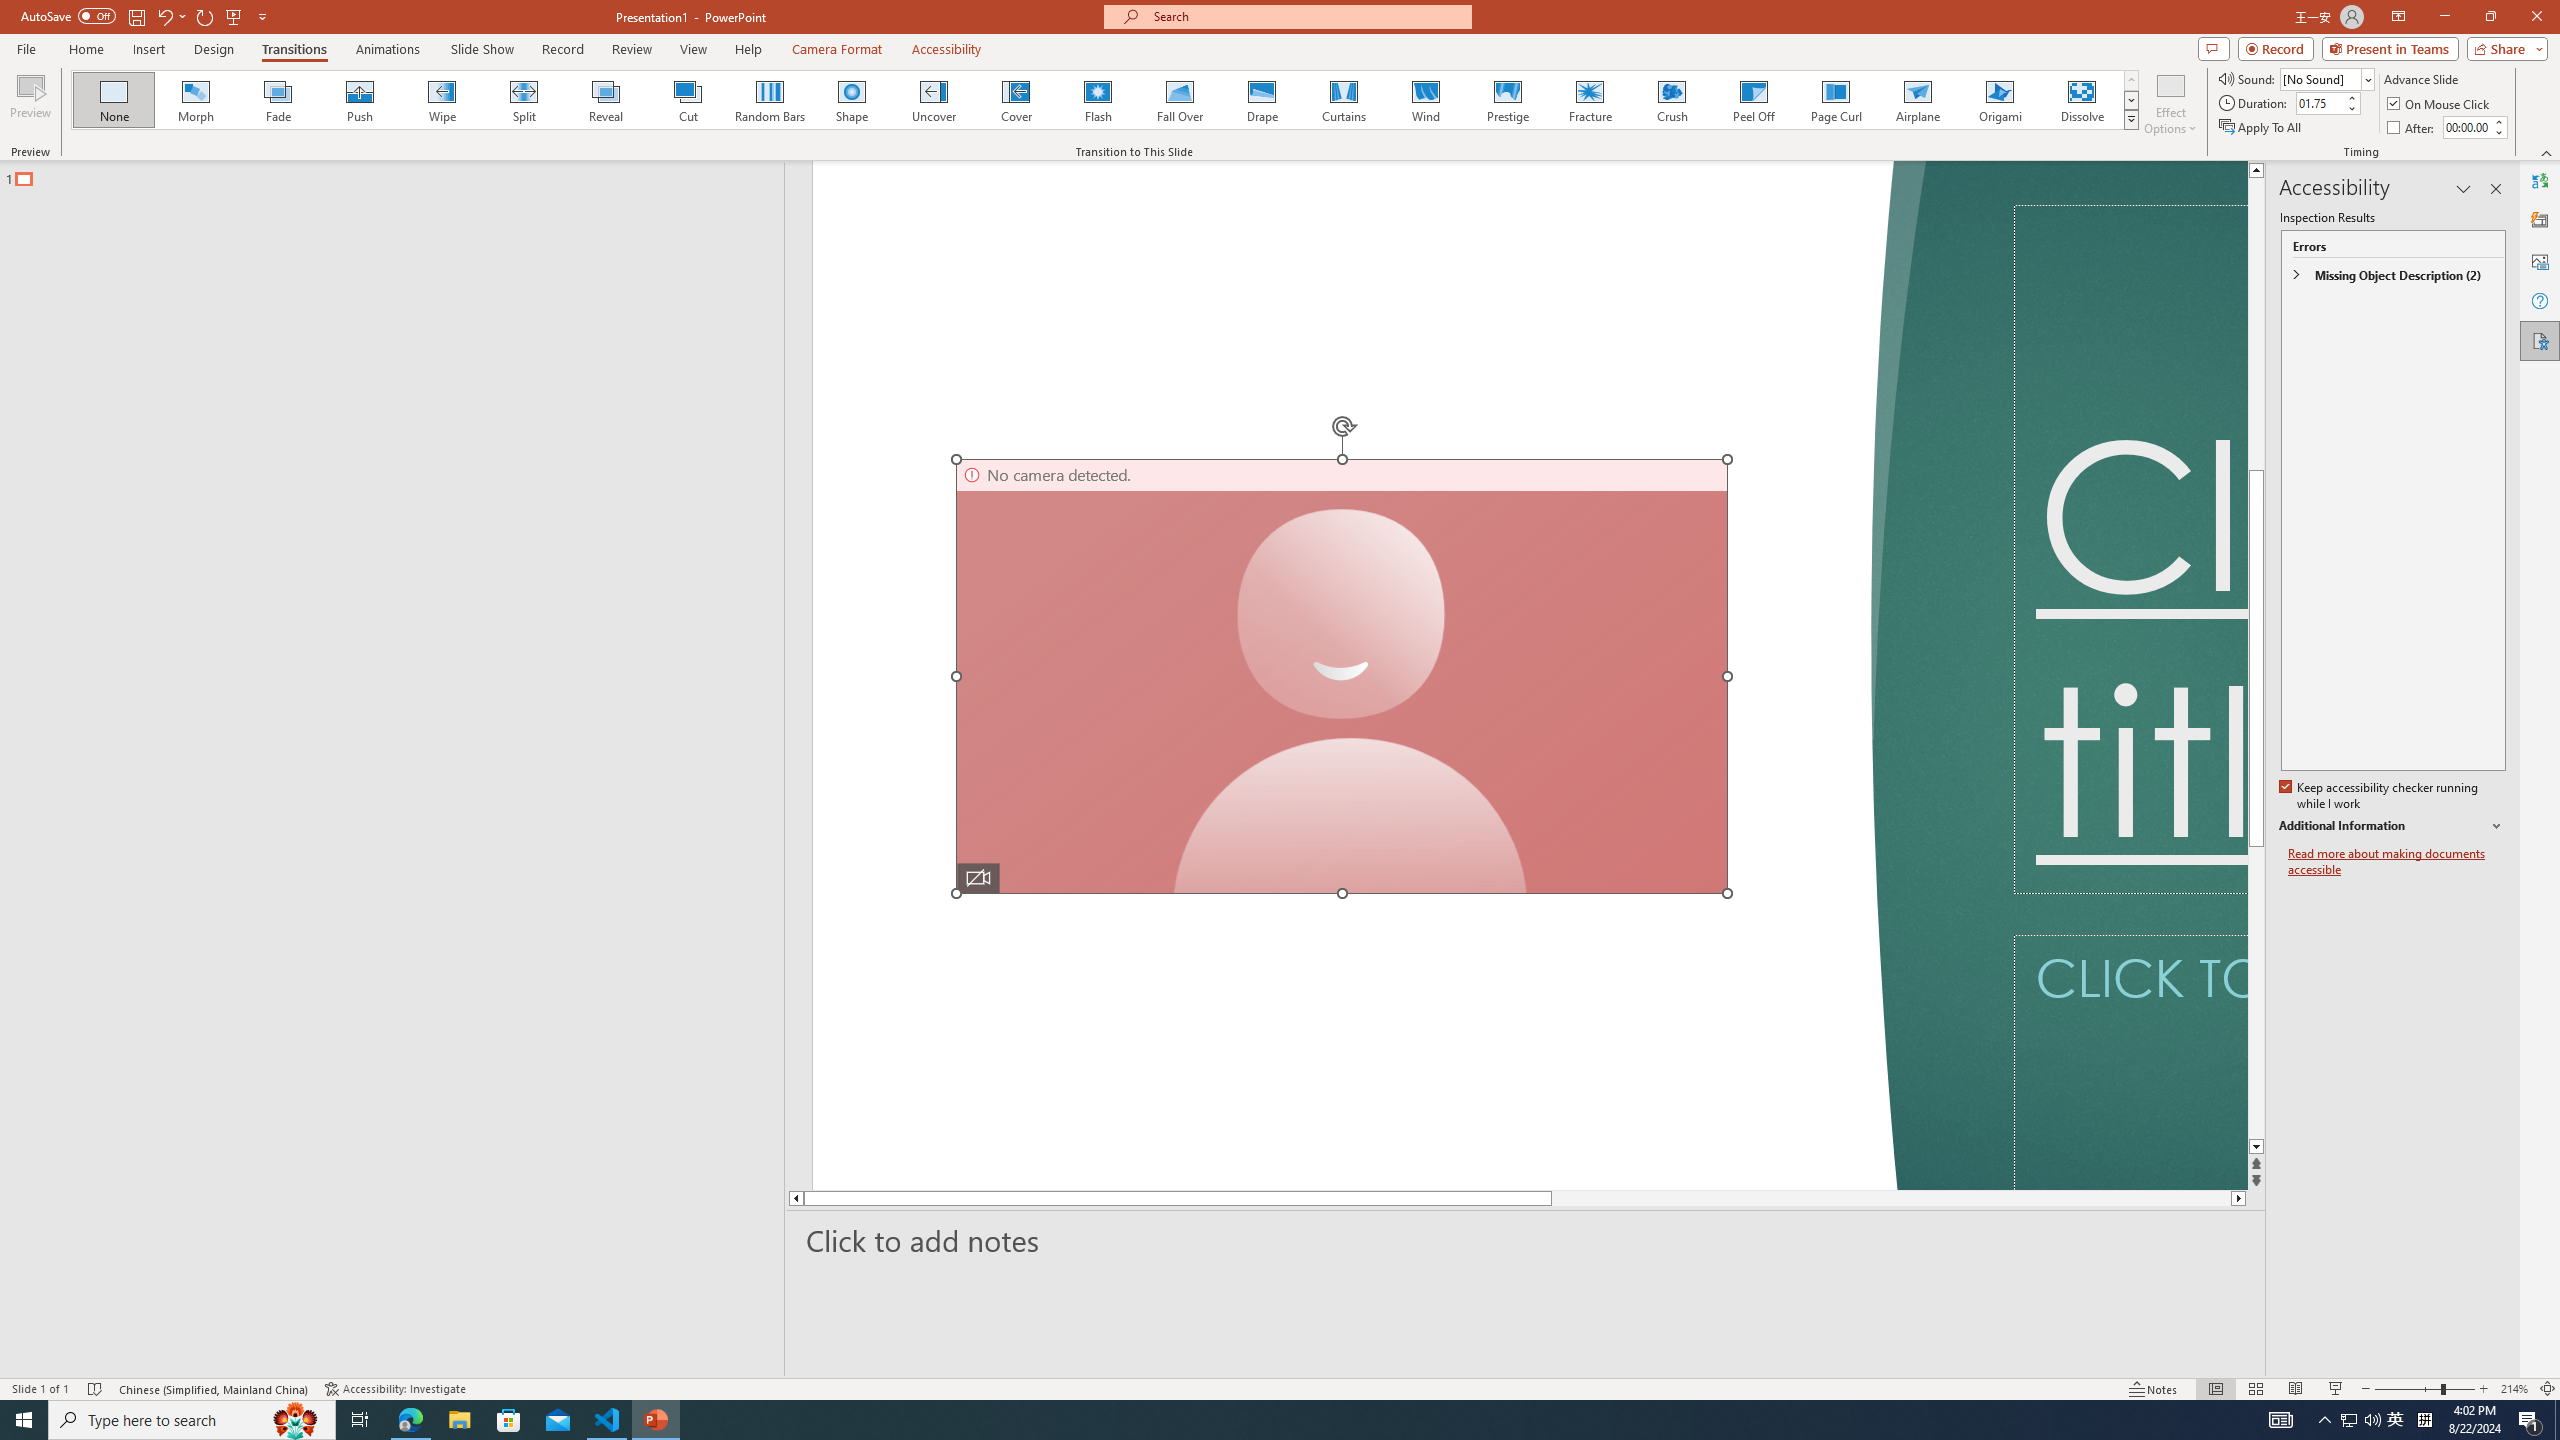  What do you see at coordinates (1526, 1240) in the screenshot?
I see `'Slide Notes'` at bounding box center [1526, 1240].